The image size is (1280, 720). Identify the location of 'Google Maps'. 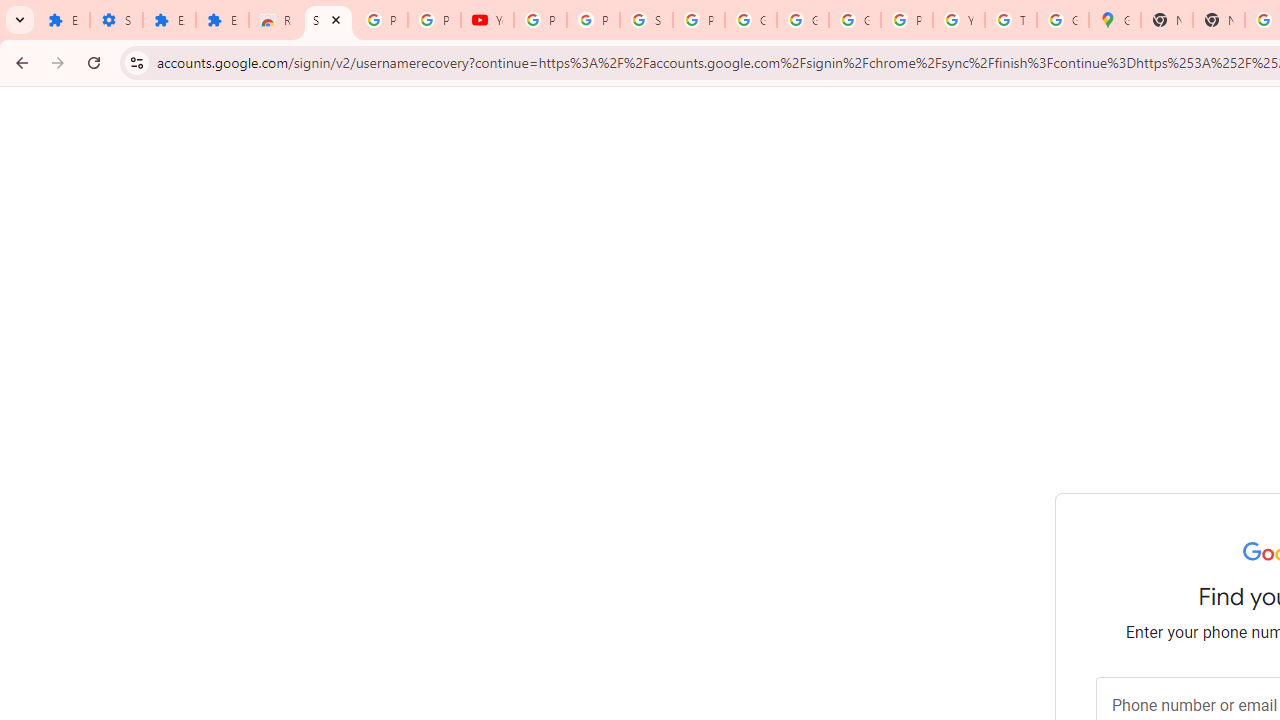
(1113, 20).